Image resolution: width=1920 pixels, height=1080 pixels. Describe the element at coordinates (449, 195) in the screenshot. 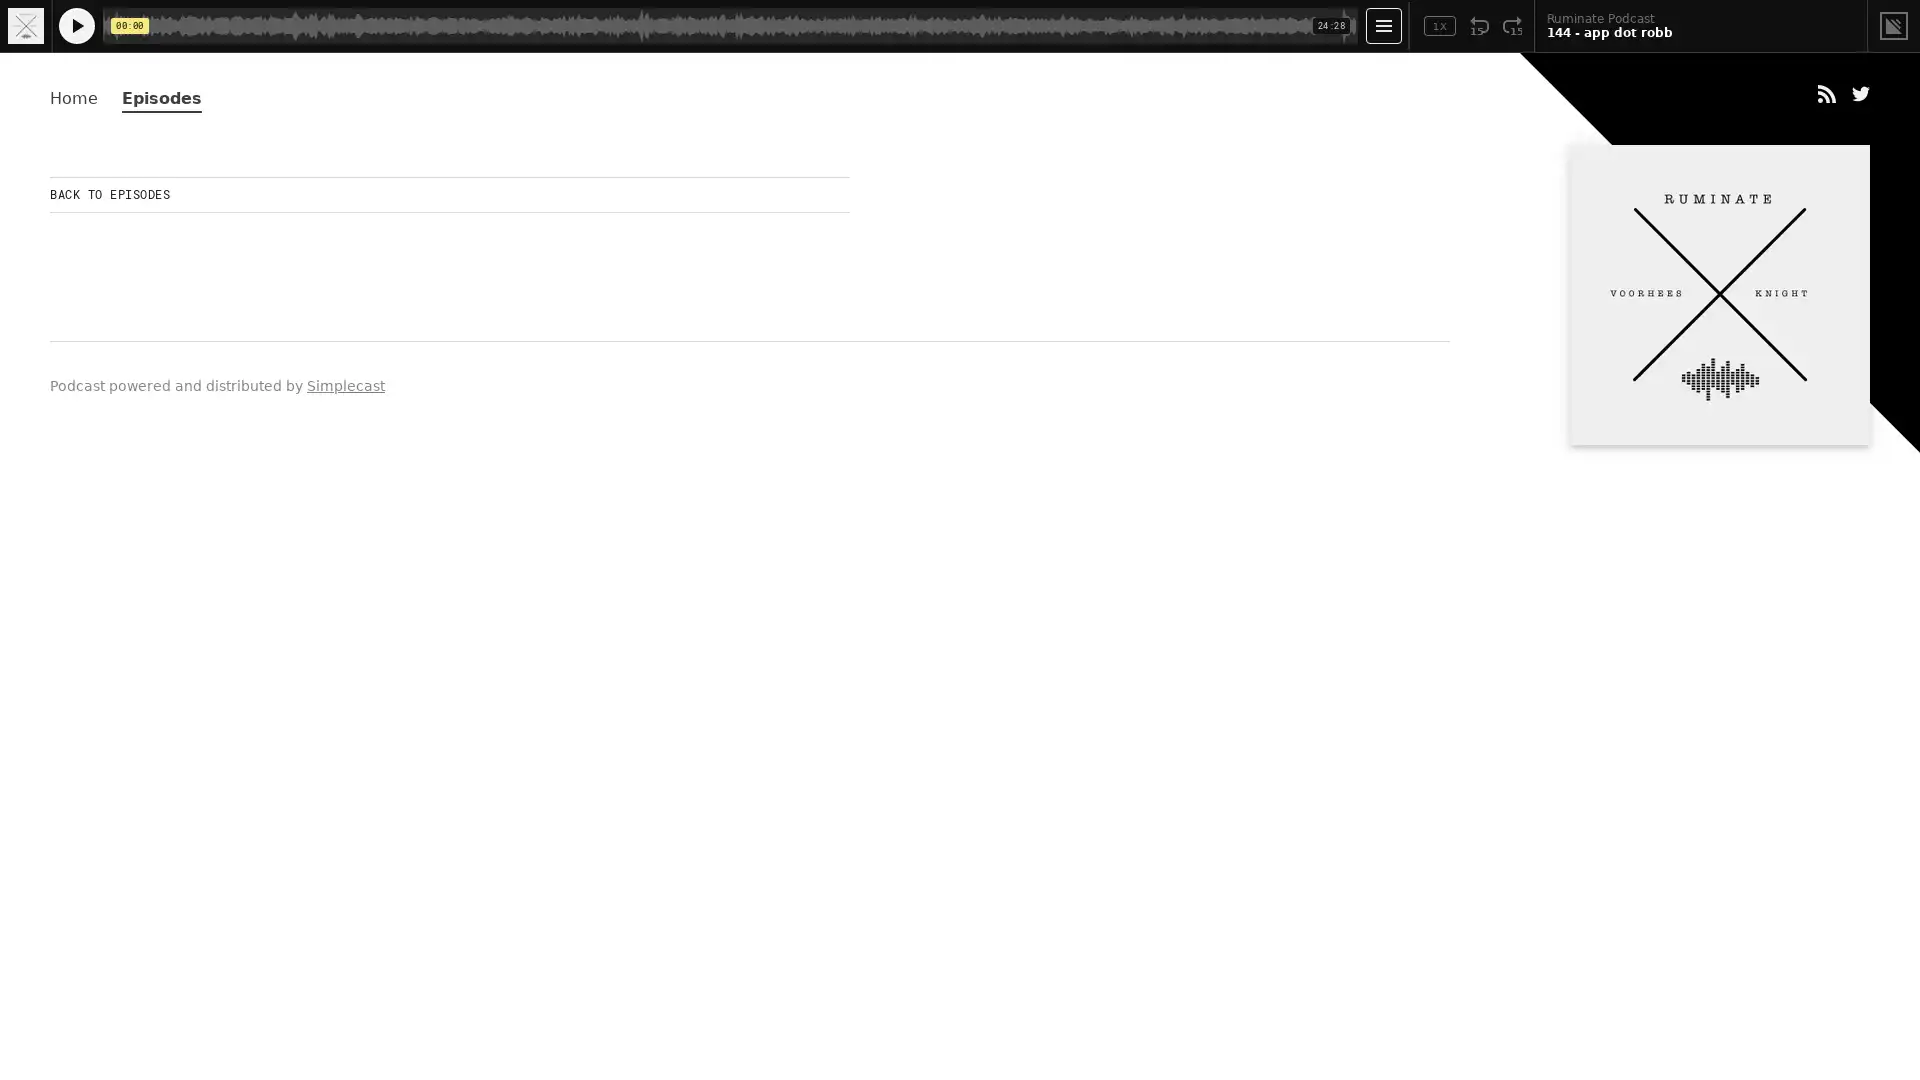

I see `BACK TO EPISODES` at that location.